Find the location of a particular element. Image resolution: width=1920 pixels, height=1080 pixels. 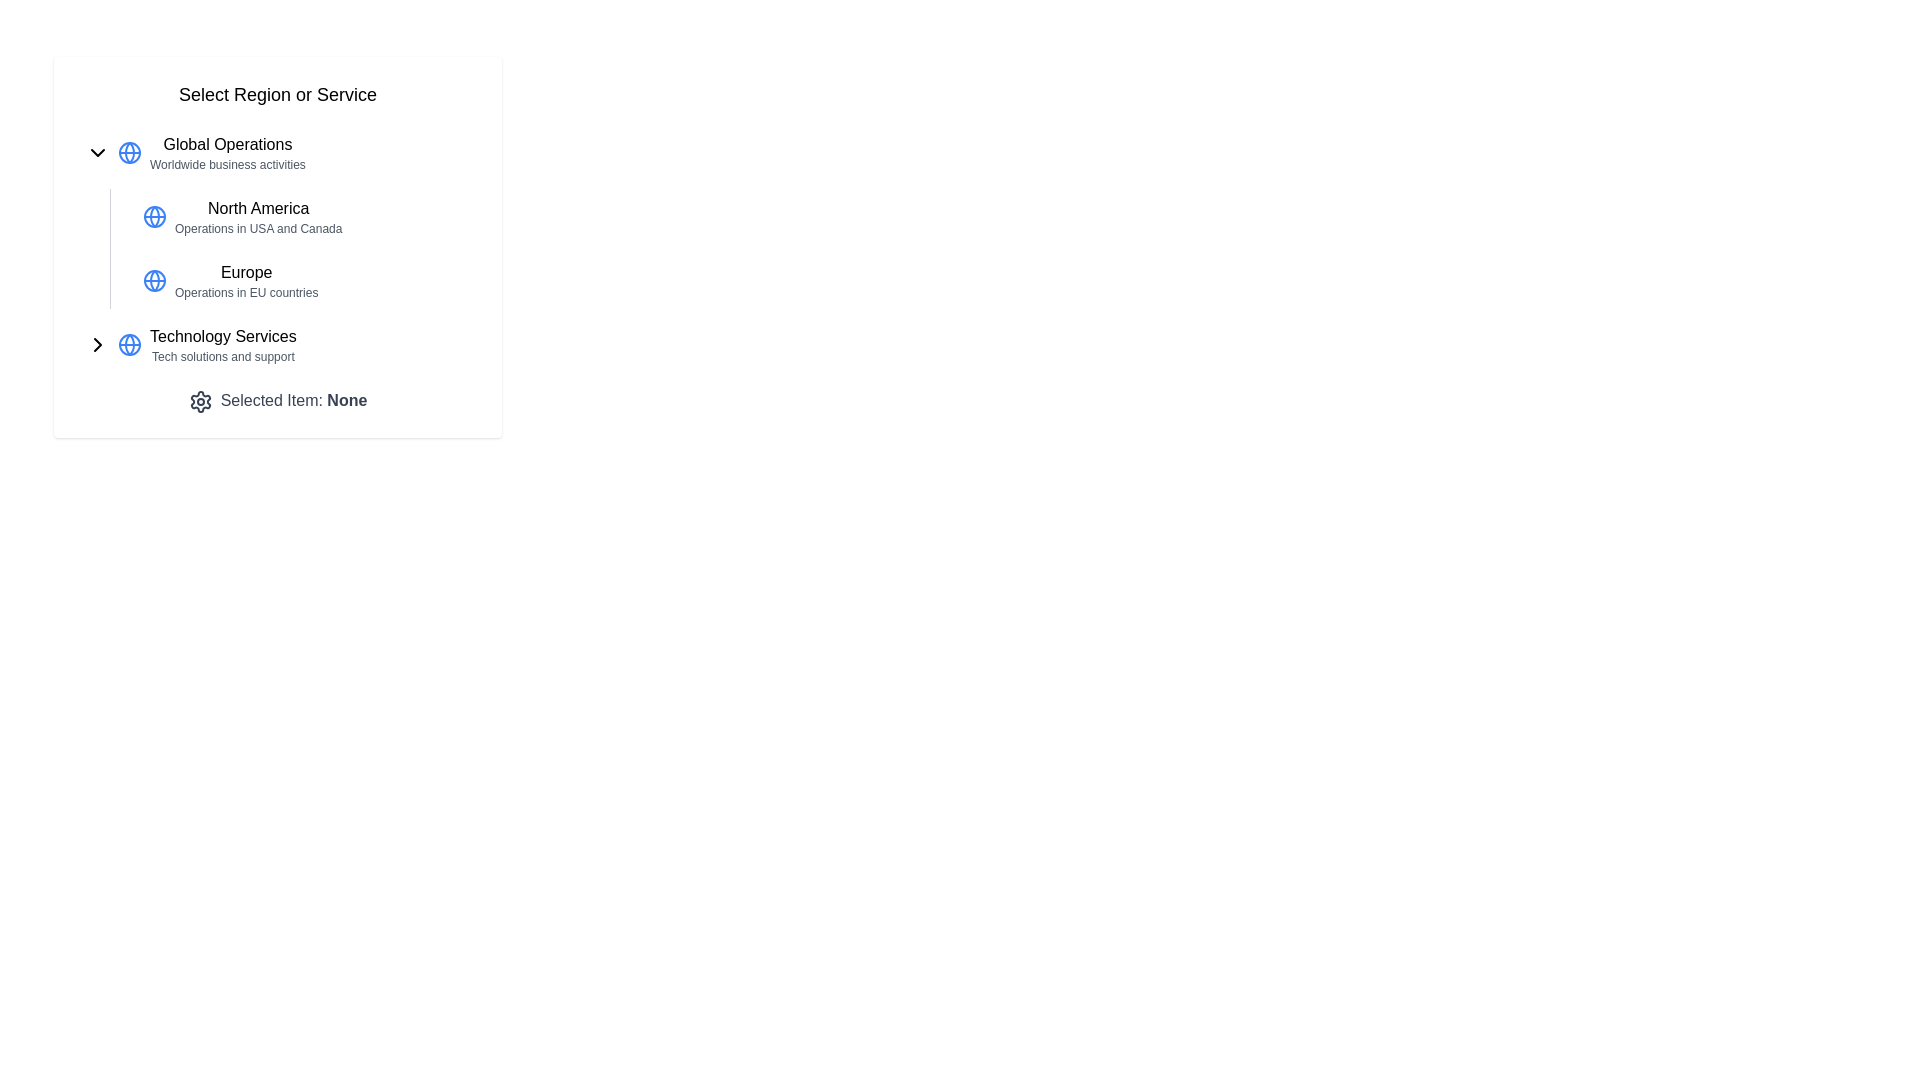

the first selectable region option under the 'Global Operations' category is located at coordinates (257, 216).